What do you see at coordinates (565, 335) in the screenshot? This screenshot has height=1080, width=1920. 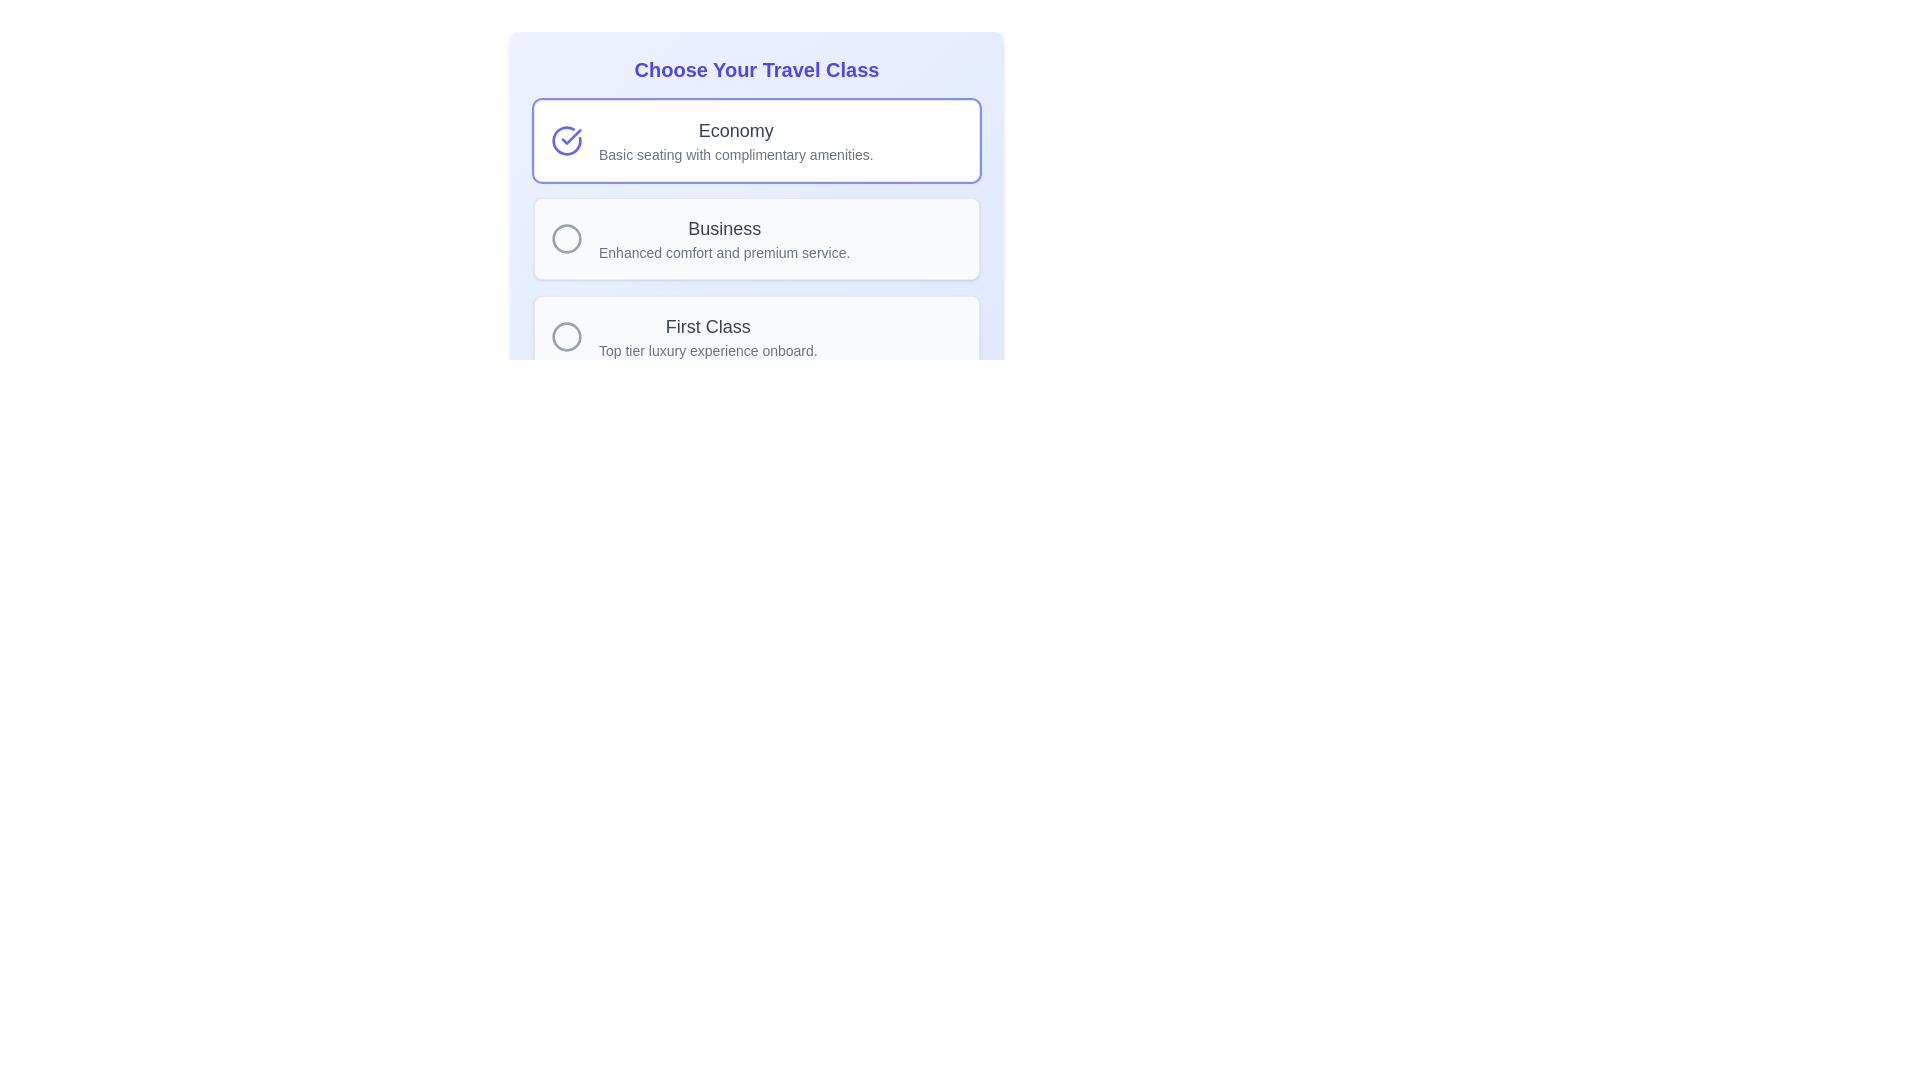 I see `the 'First Class' radio button` at bounding box center [565, 335].